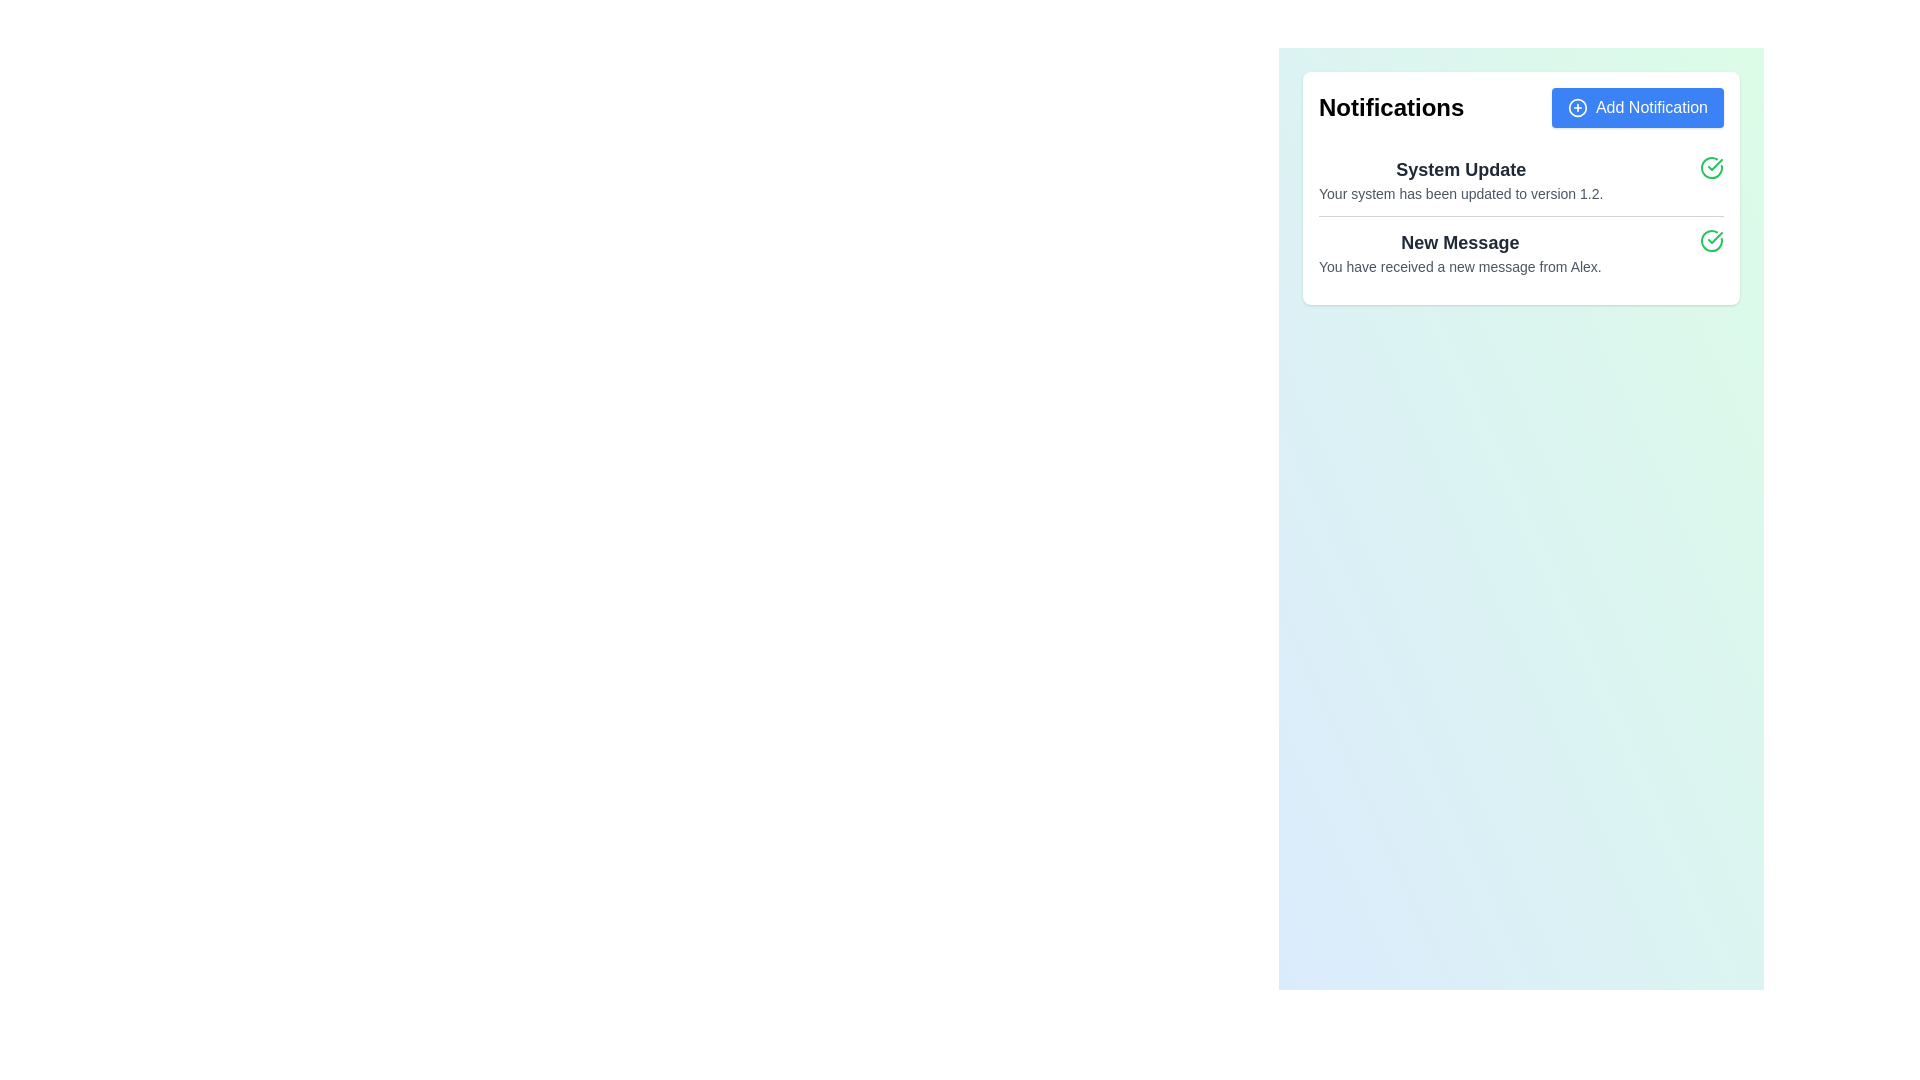  Describe the element at coordinates (1460, 265) in the screenshot. I see `the text segment that displays 'You have received a new message from Alex.', which is styled in gray and located beneath the heading 'New Message' in the notifications panel` at that location.